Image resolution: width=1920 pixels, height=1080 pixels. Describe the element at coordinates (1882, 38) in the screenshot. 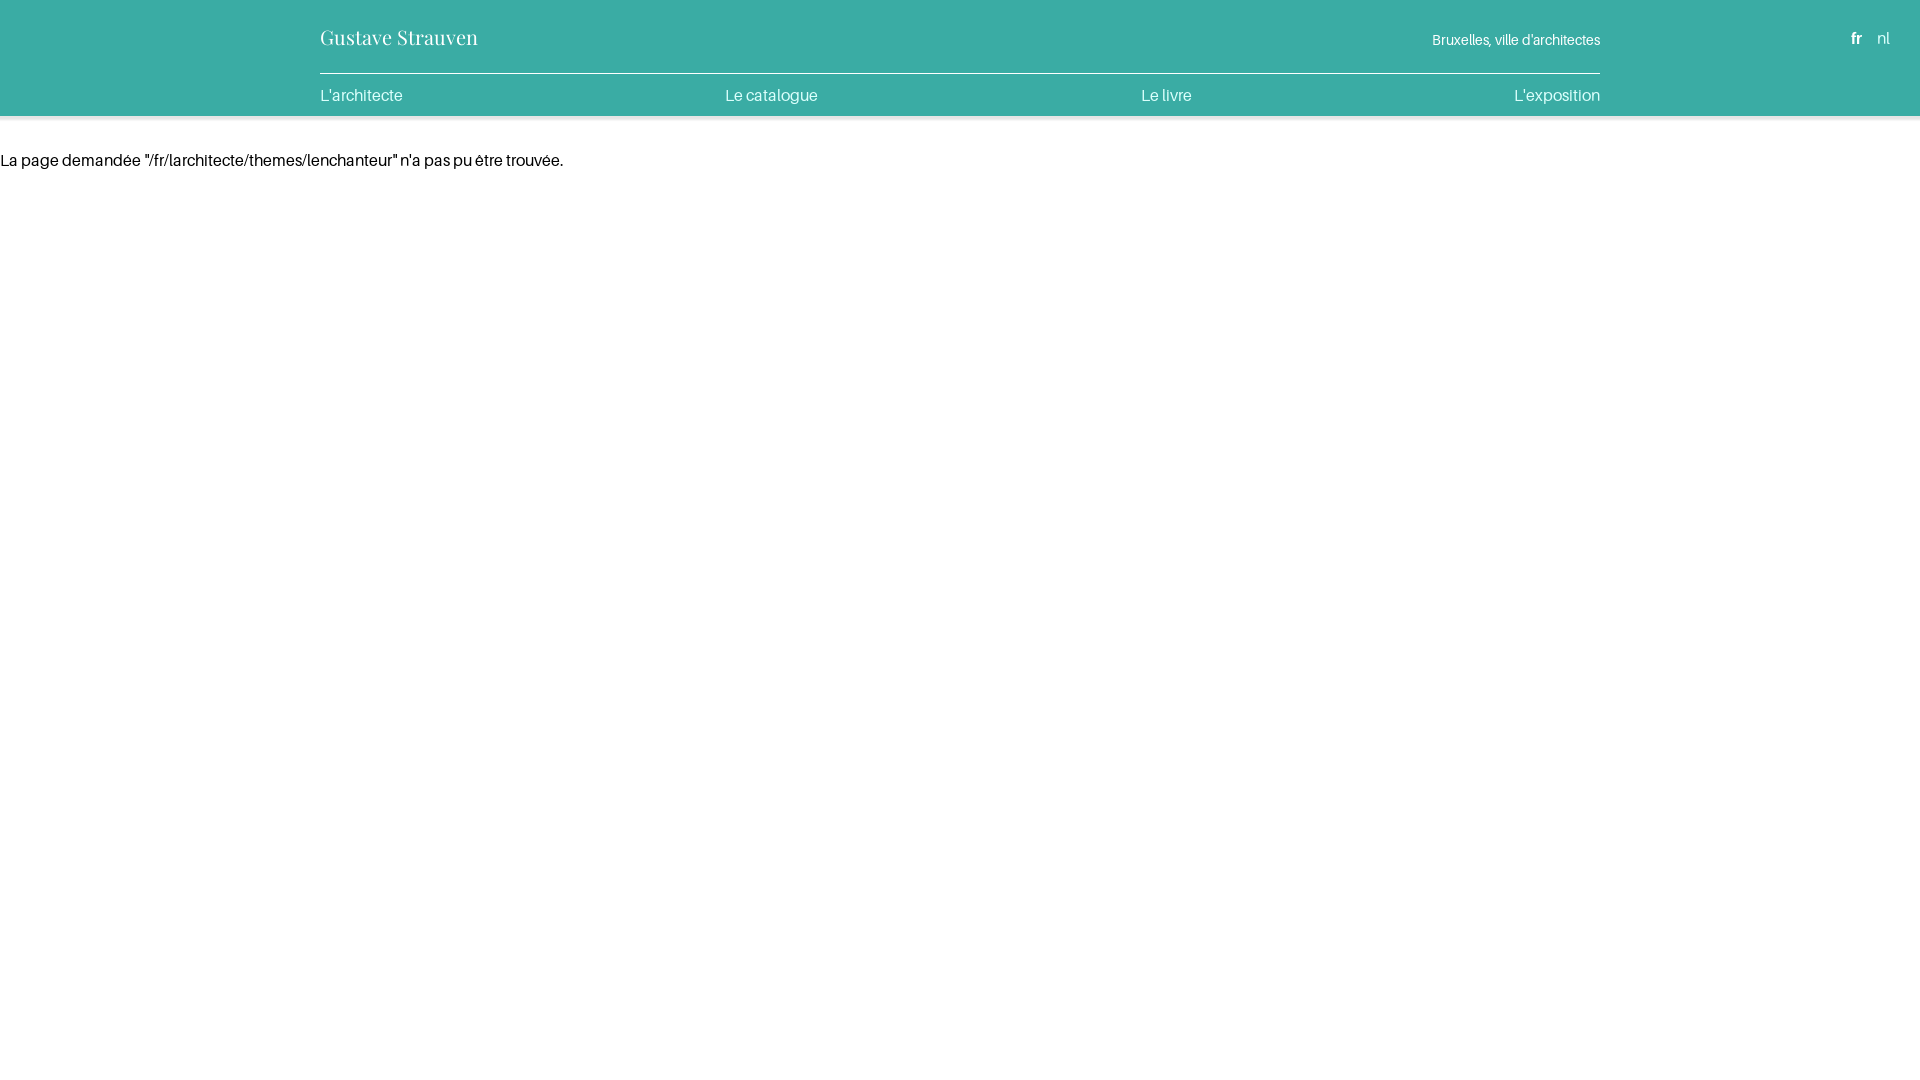

I see `'nl'` at that location.